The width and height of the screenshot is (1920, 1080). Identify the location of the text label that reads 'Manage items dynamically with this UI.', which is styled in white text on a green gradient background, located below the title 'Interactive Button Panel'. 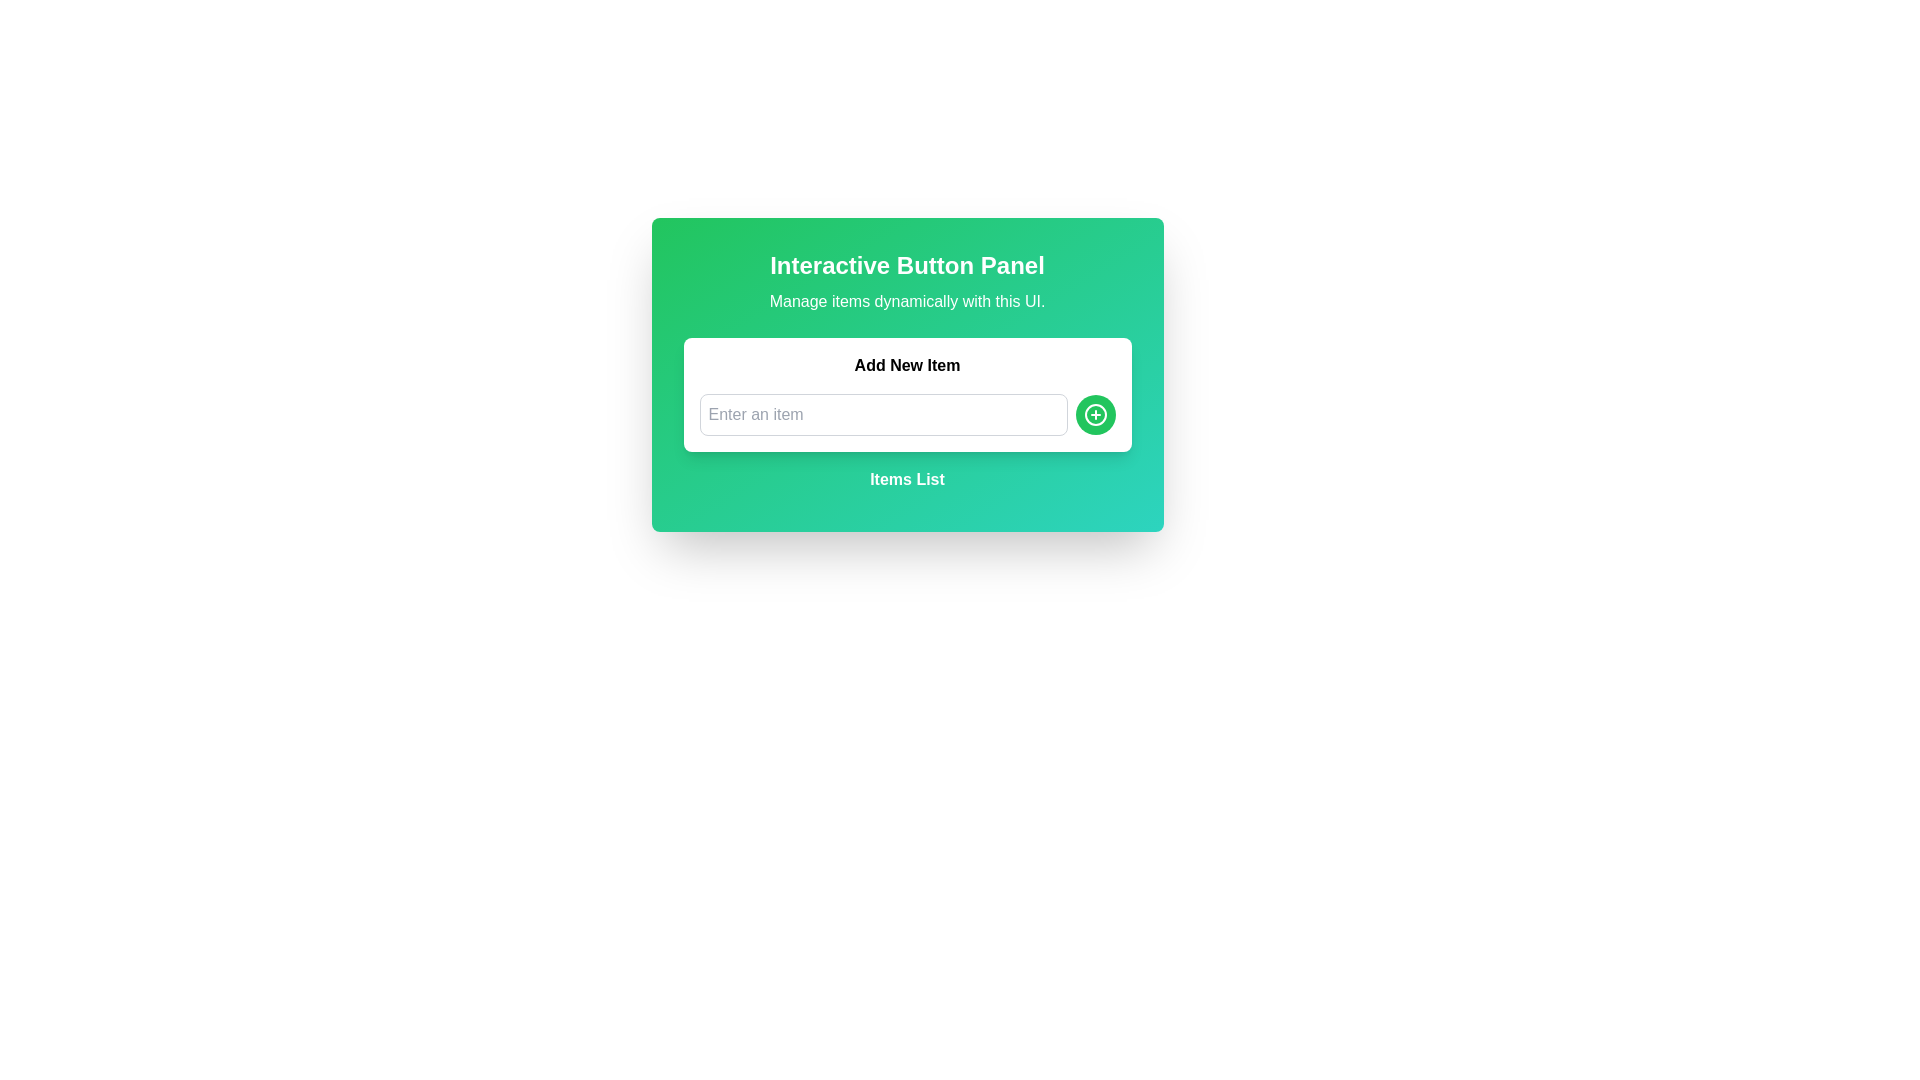
(906, 301).